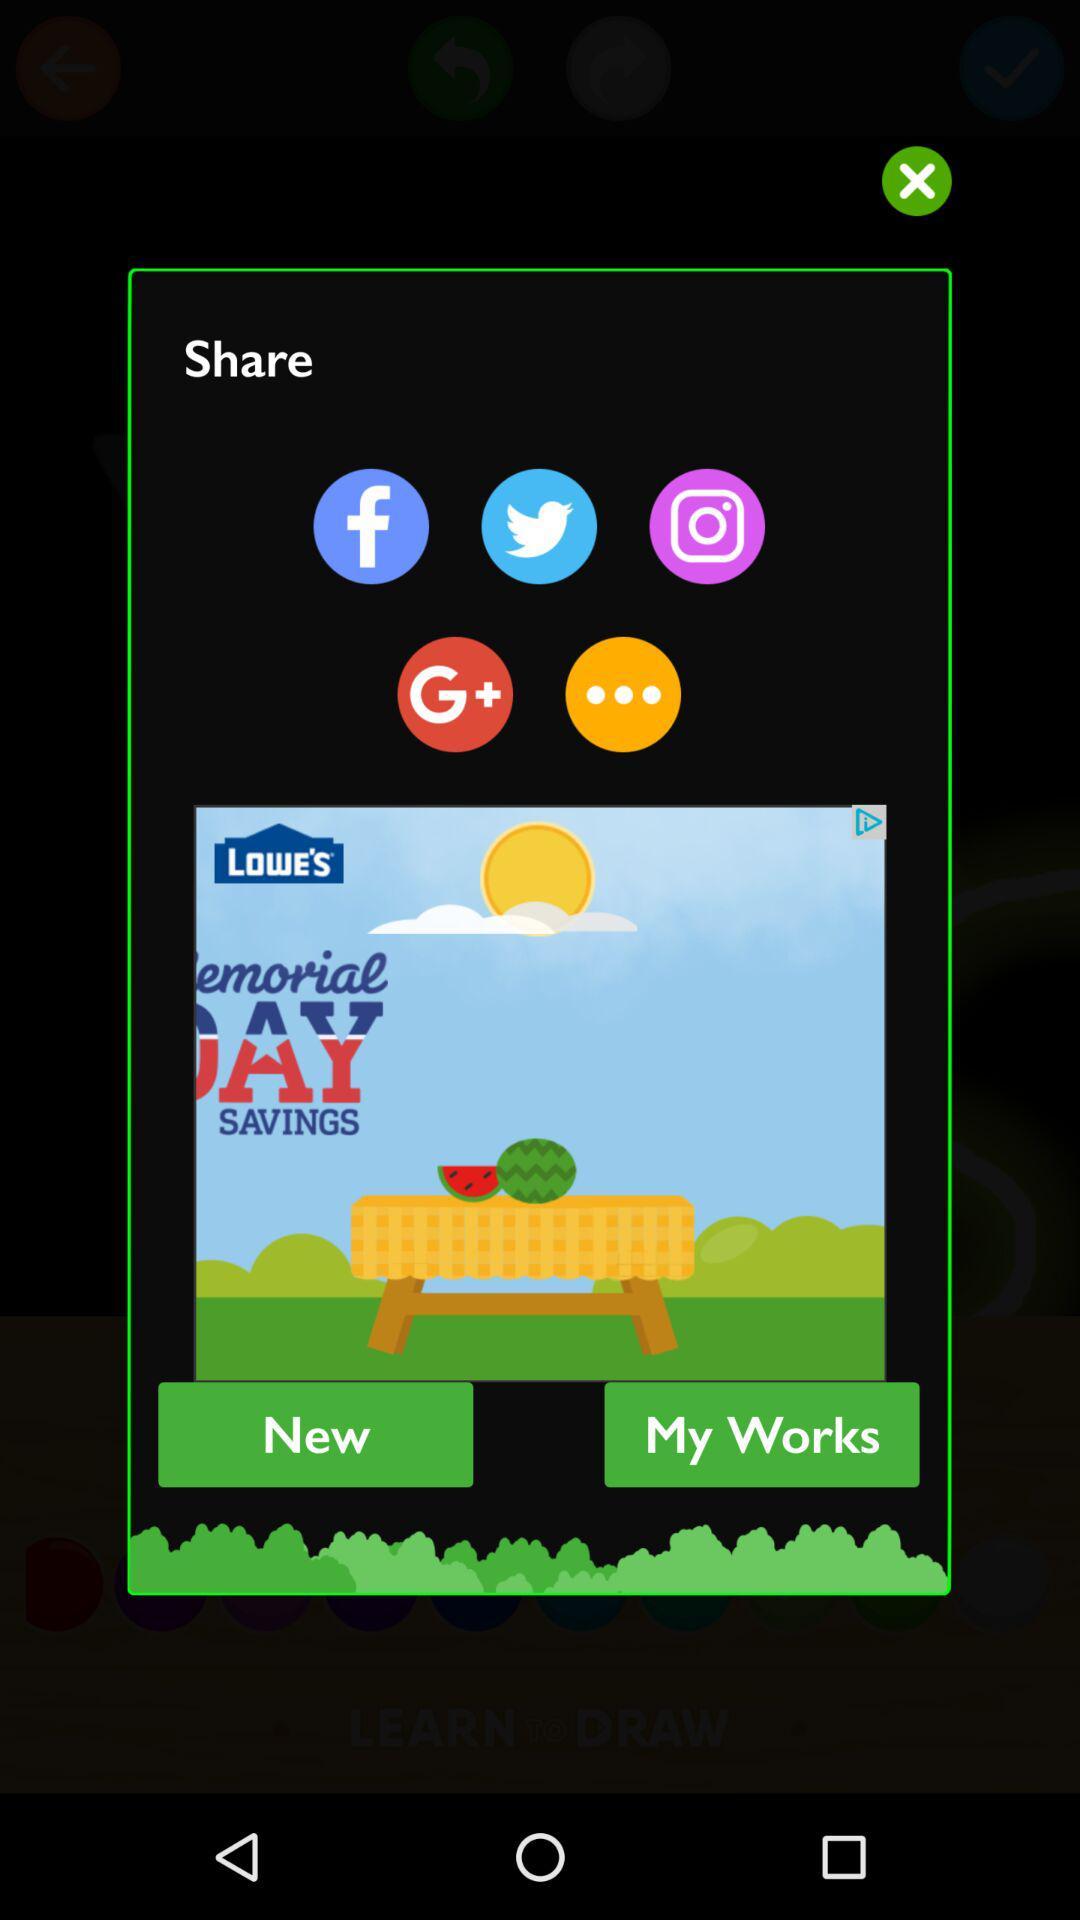  What do you see at coordinates (916, 181) in the screenshot?
I see `the close icon` at bounding box center [916, 181].